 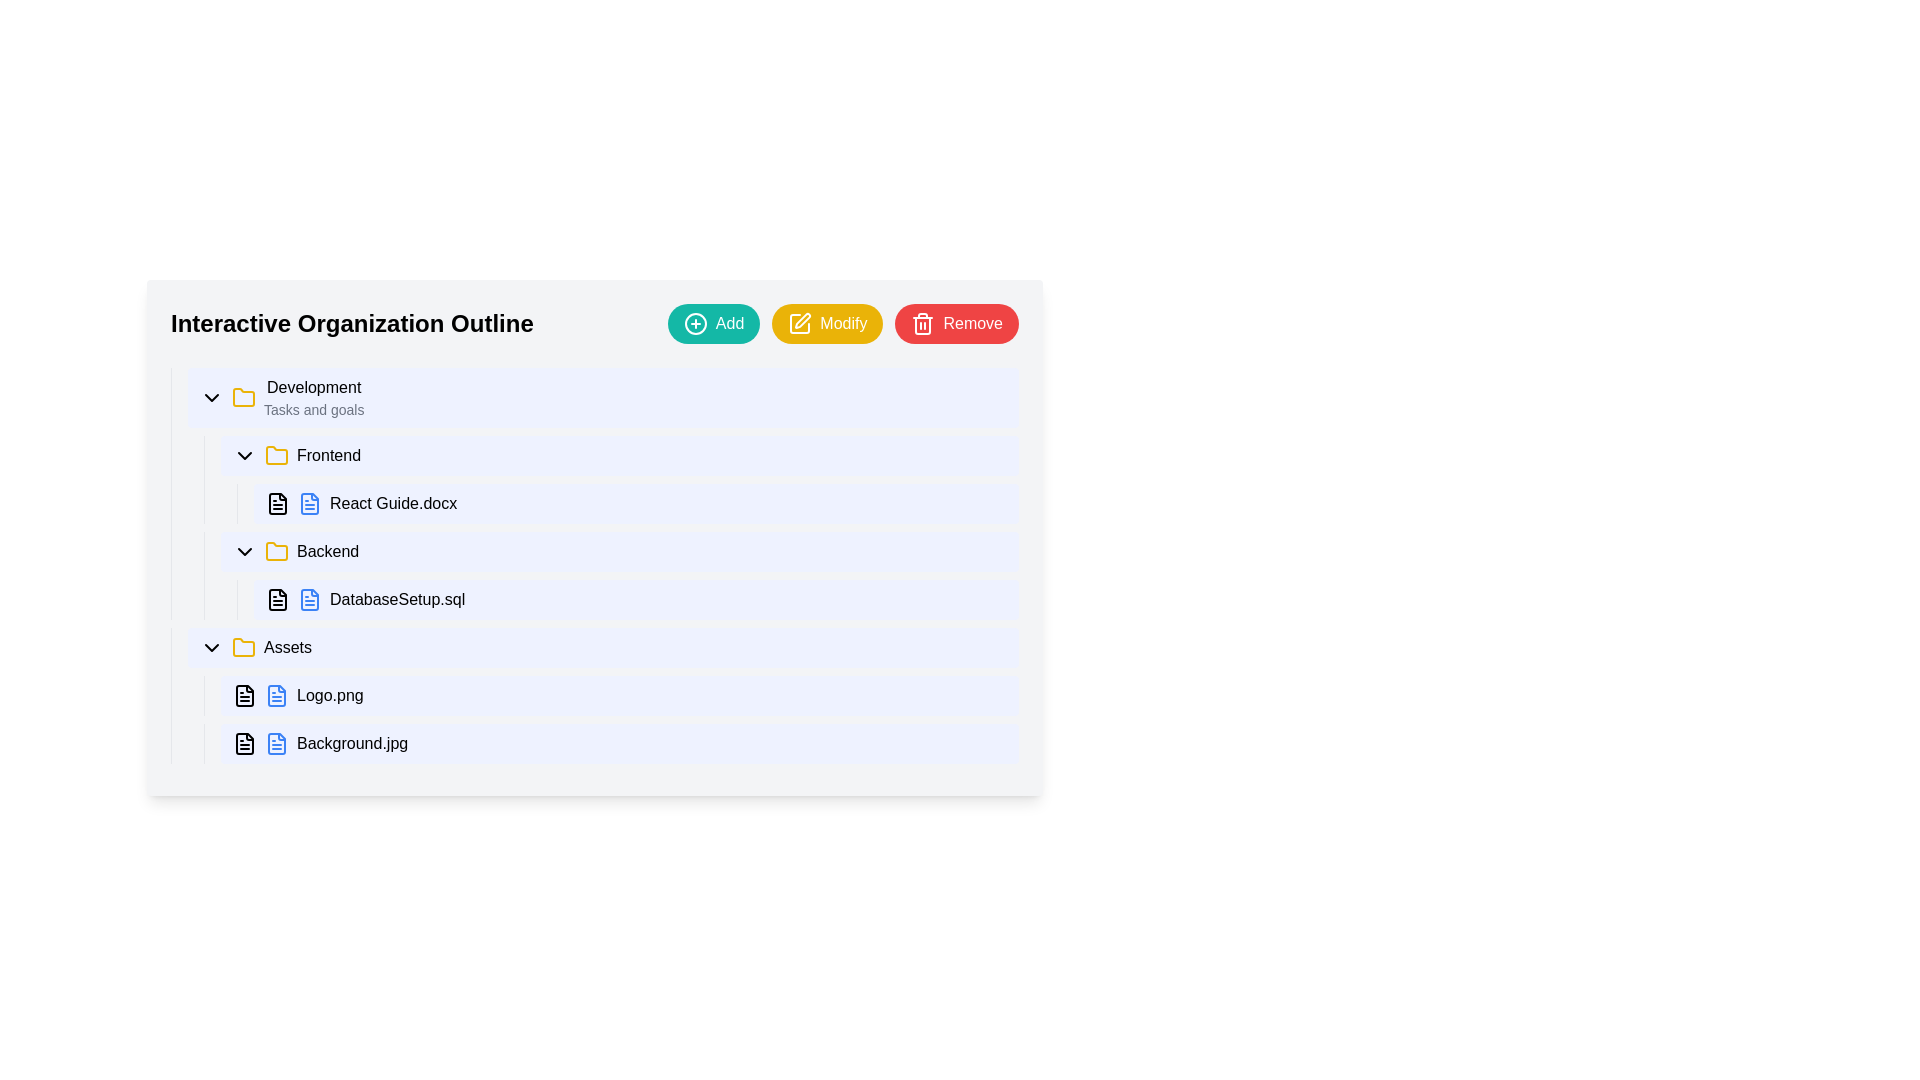 What do you see at coordinates (956, 323) in the screenshot?
I see `the red rounded button labeled 'Remove' located at the top-right corner of the interface` at bounding box center [956, 323].